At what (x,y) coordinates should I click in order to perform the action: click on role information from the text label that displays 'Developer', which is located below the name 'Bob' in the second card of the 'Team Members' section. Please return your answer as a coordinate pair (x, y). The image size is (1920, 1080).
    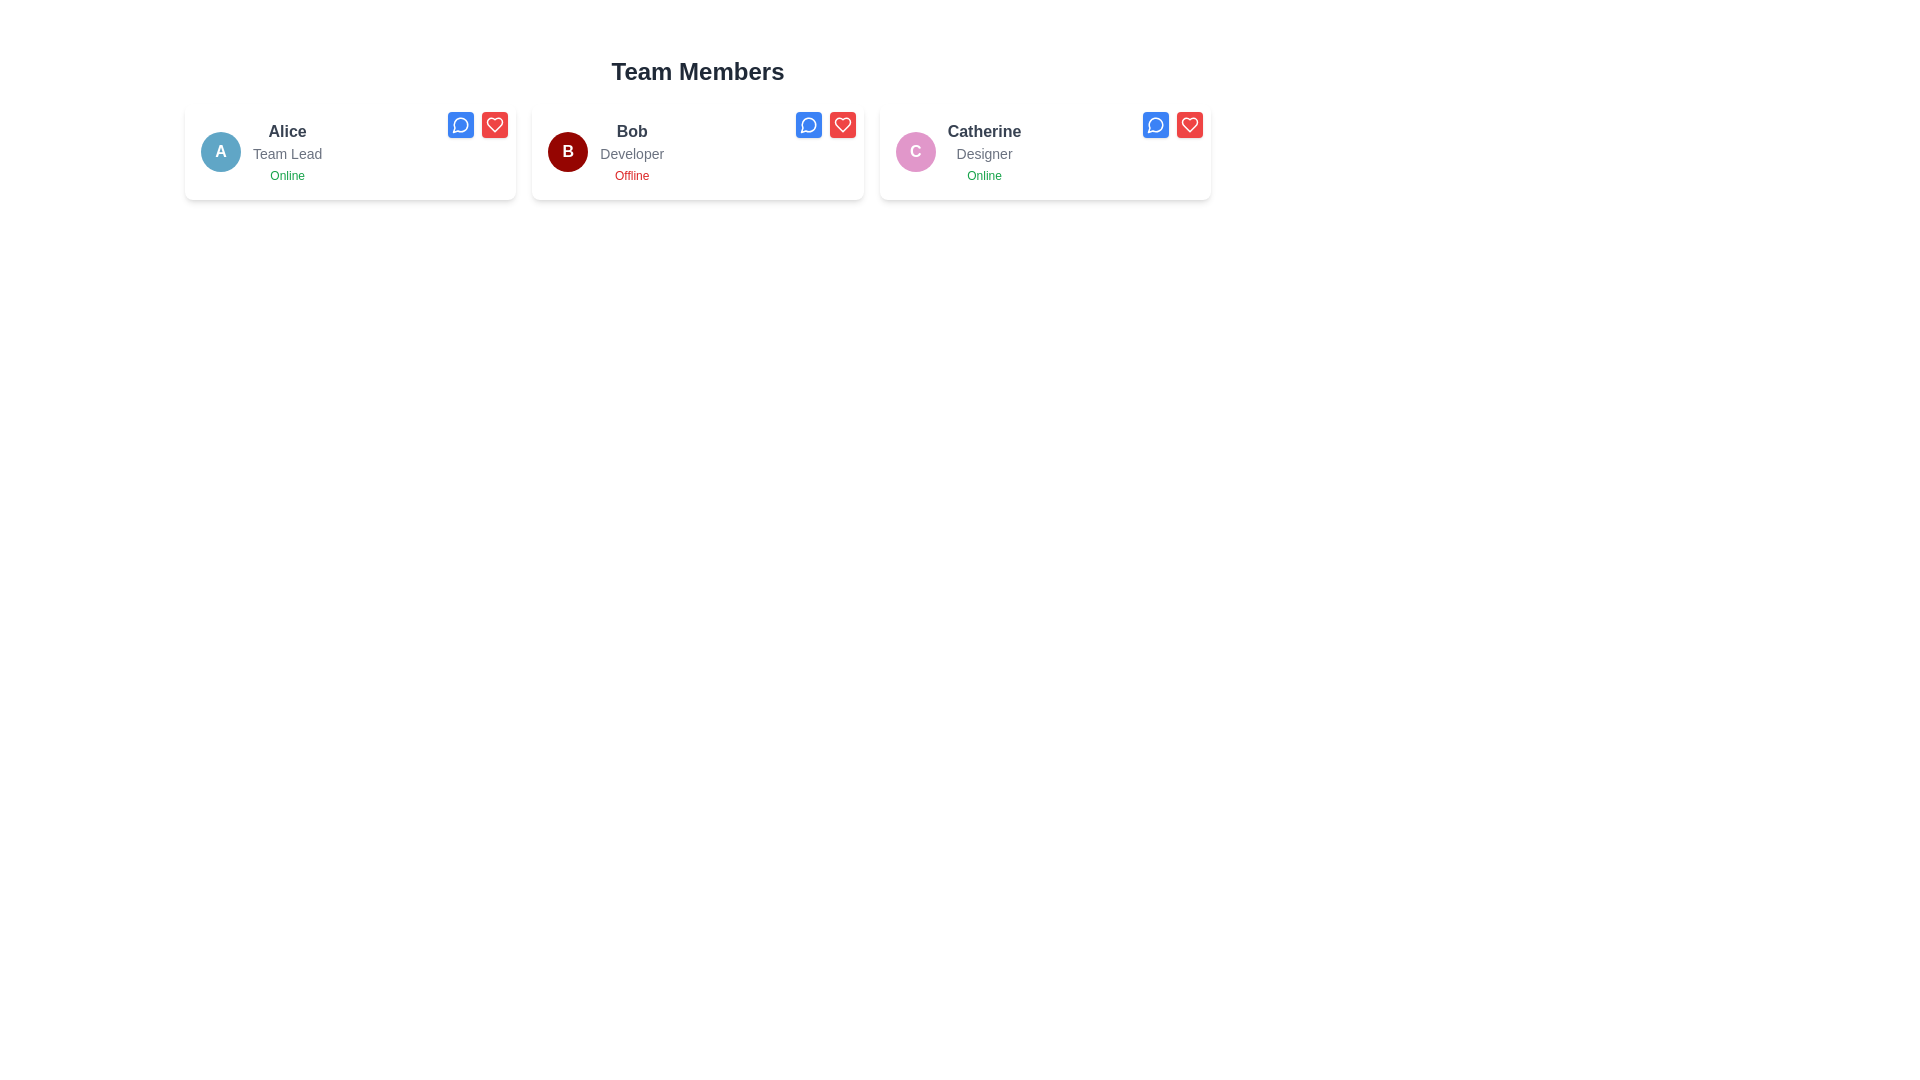
    Looking at the image, I should click on (631, 153).